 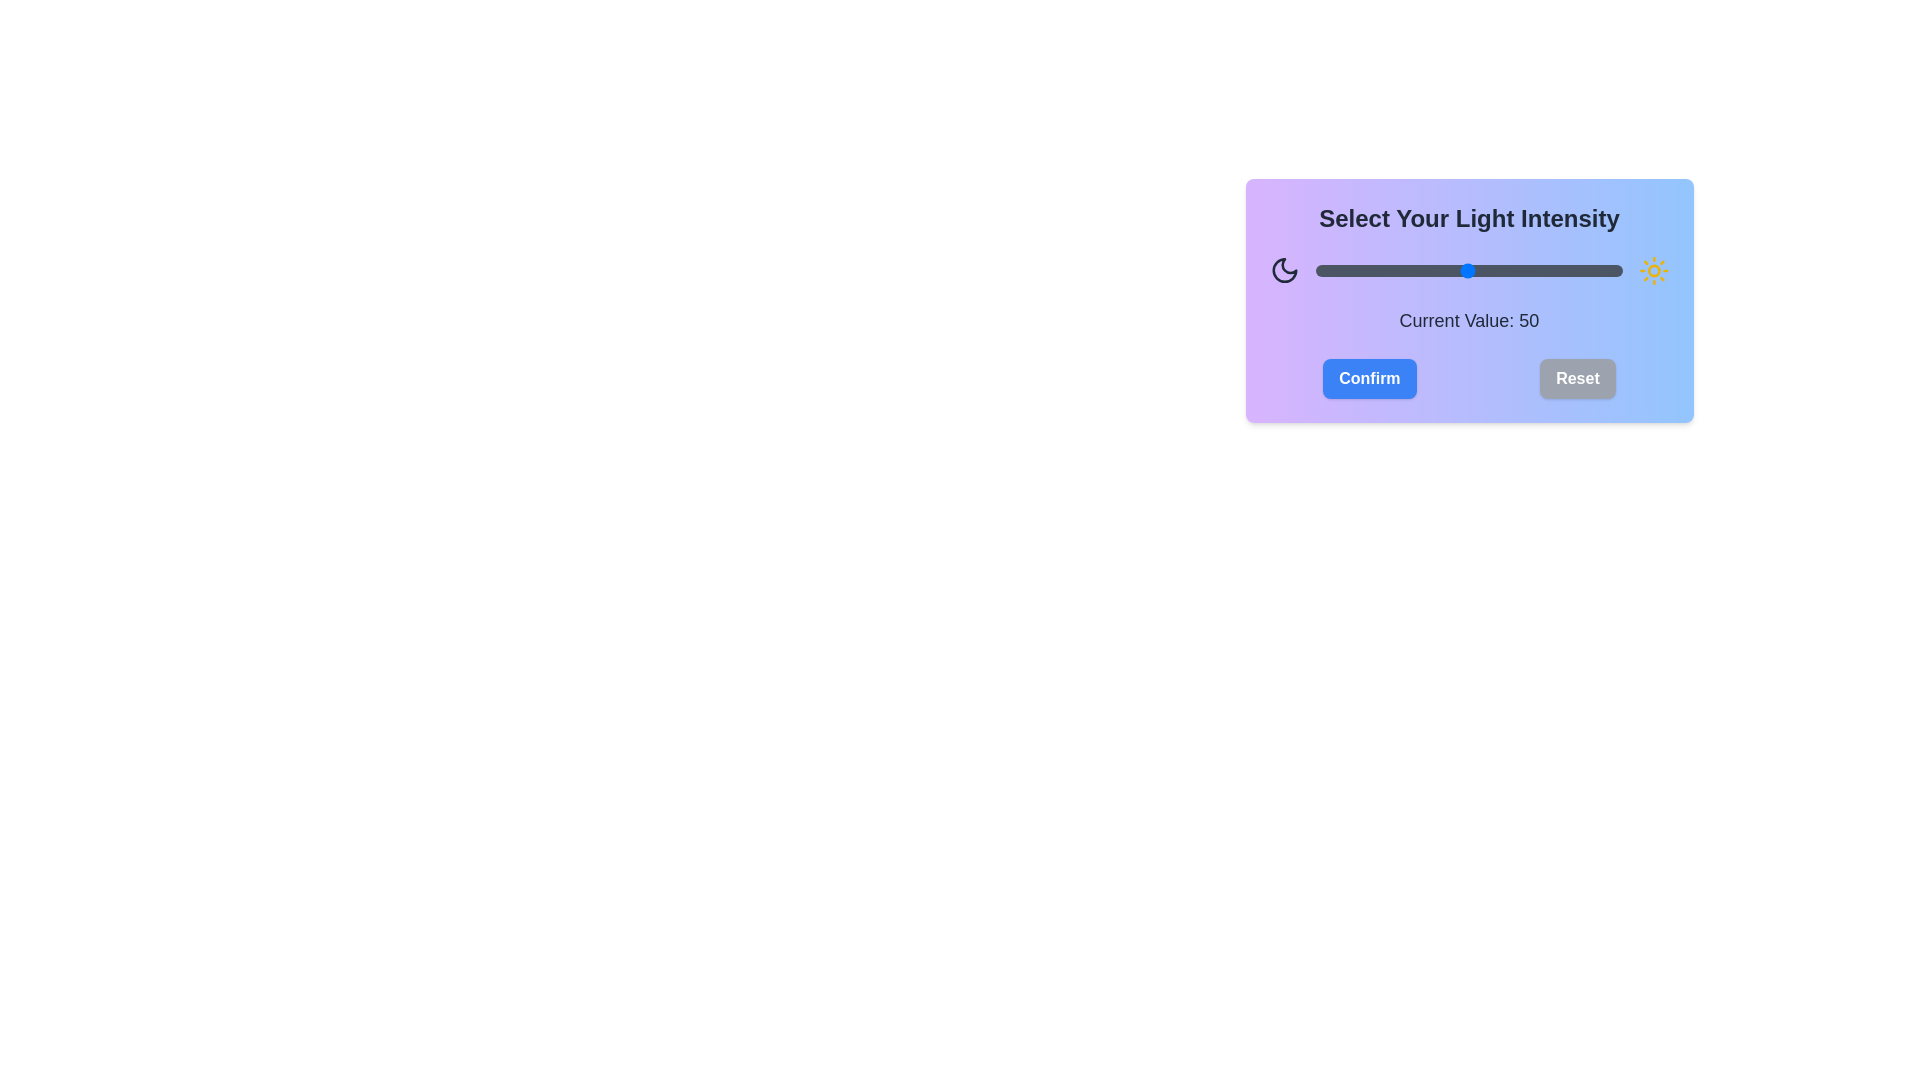 I want to click on the text displaying the current value of the slider, so click(x=1469, y=319).